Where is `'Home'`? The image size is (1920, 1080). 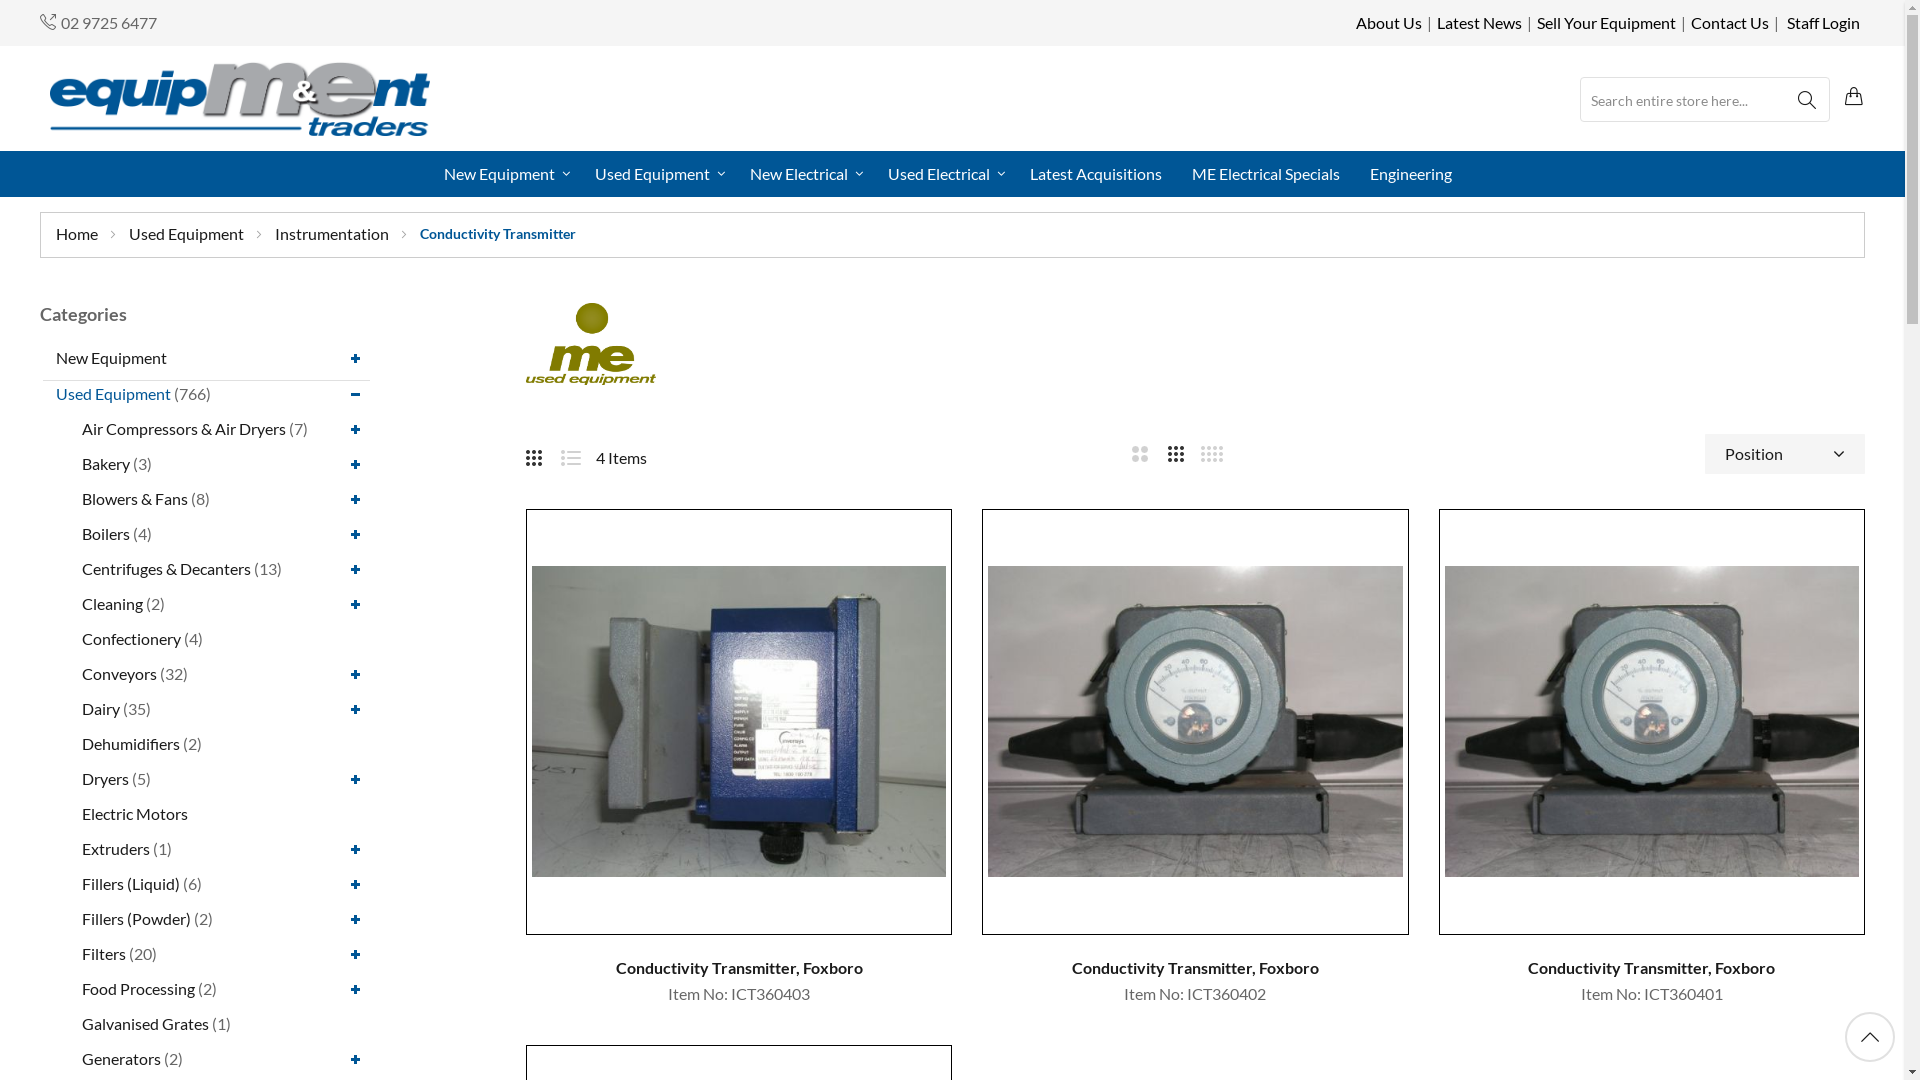 'Home' is located at coordinates (78, 232).